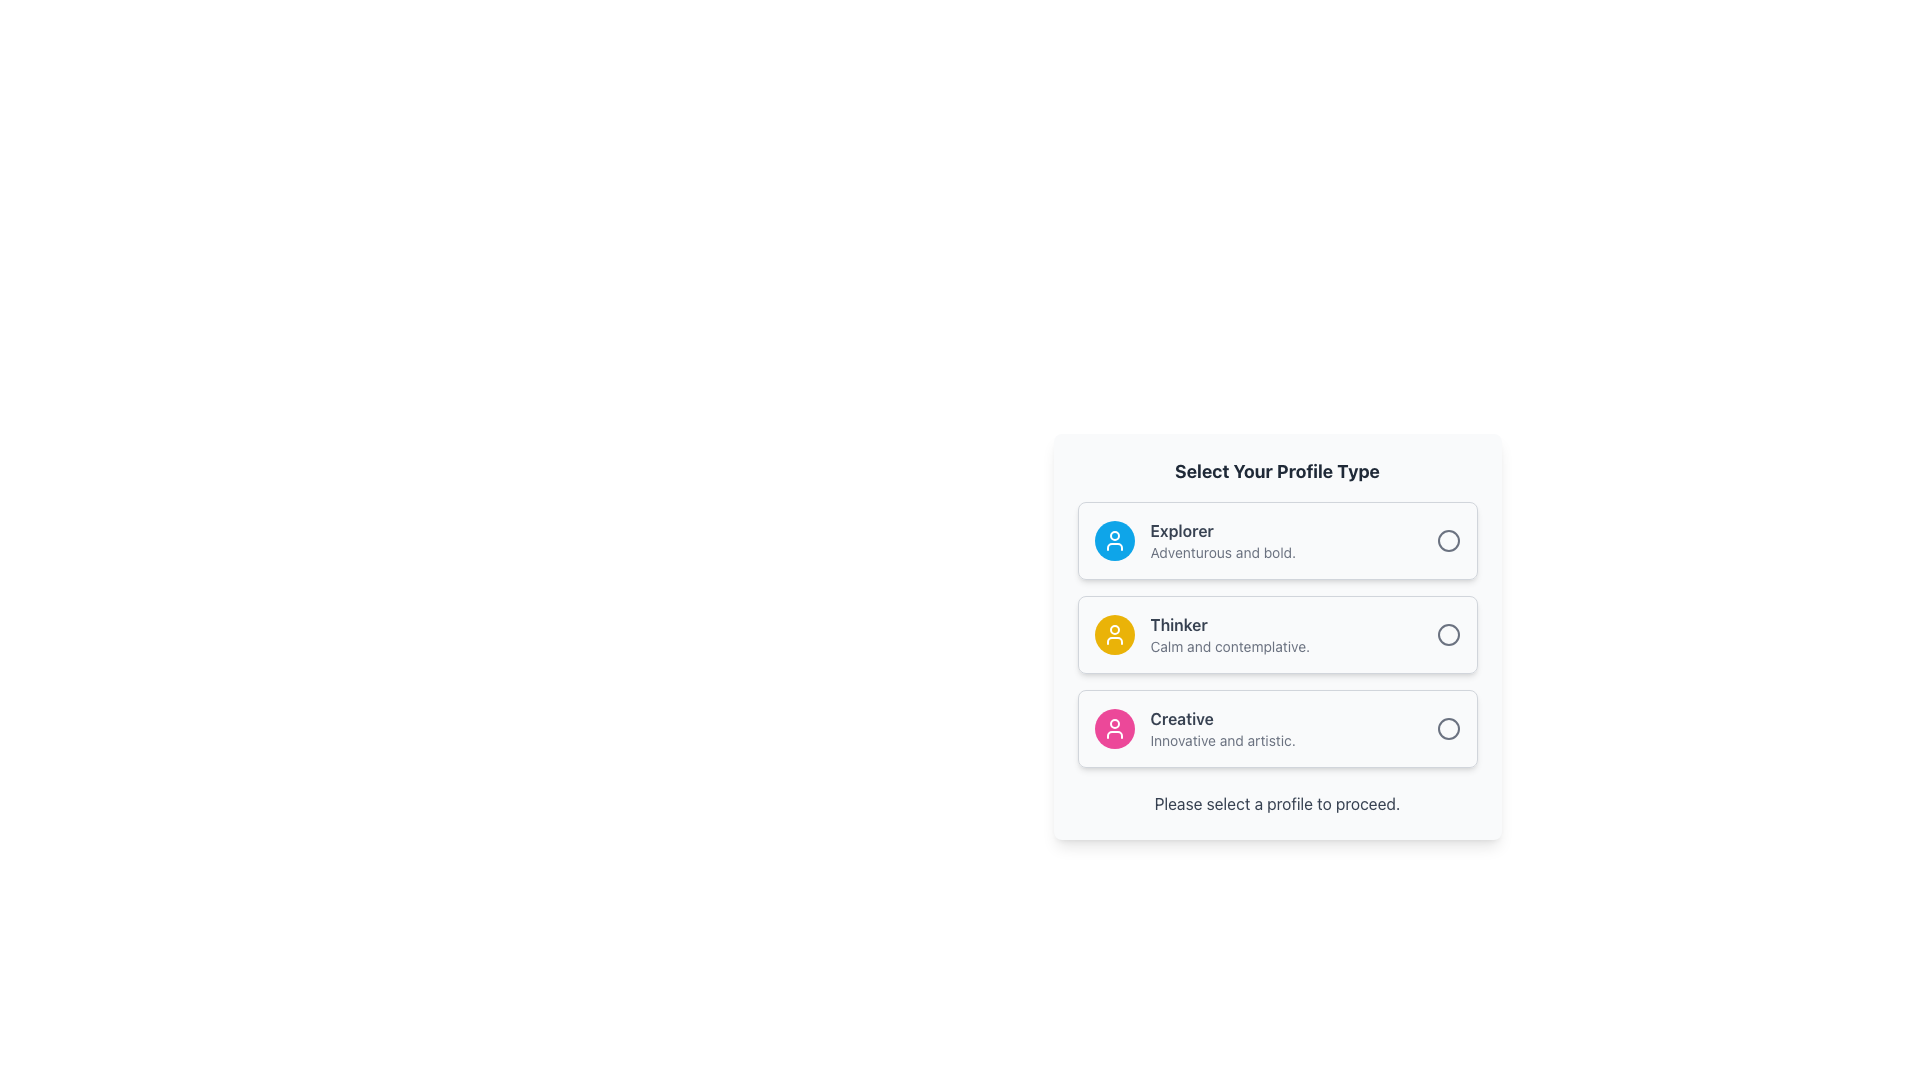  What do you see at coordinates (1276, 471) in the screenshot?
I see `the bold, centered title text labeled 'Select Your Profile Type' which is styled in gray on a light background and positioned above the user profile options` at bounding box center [1276, 471].